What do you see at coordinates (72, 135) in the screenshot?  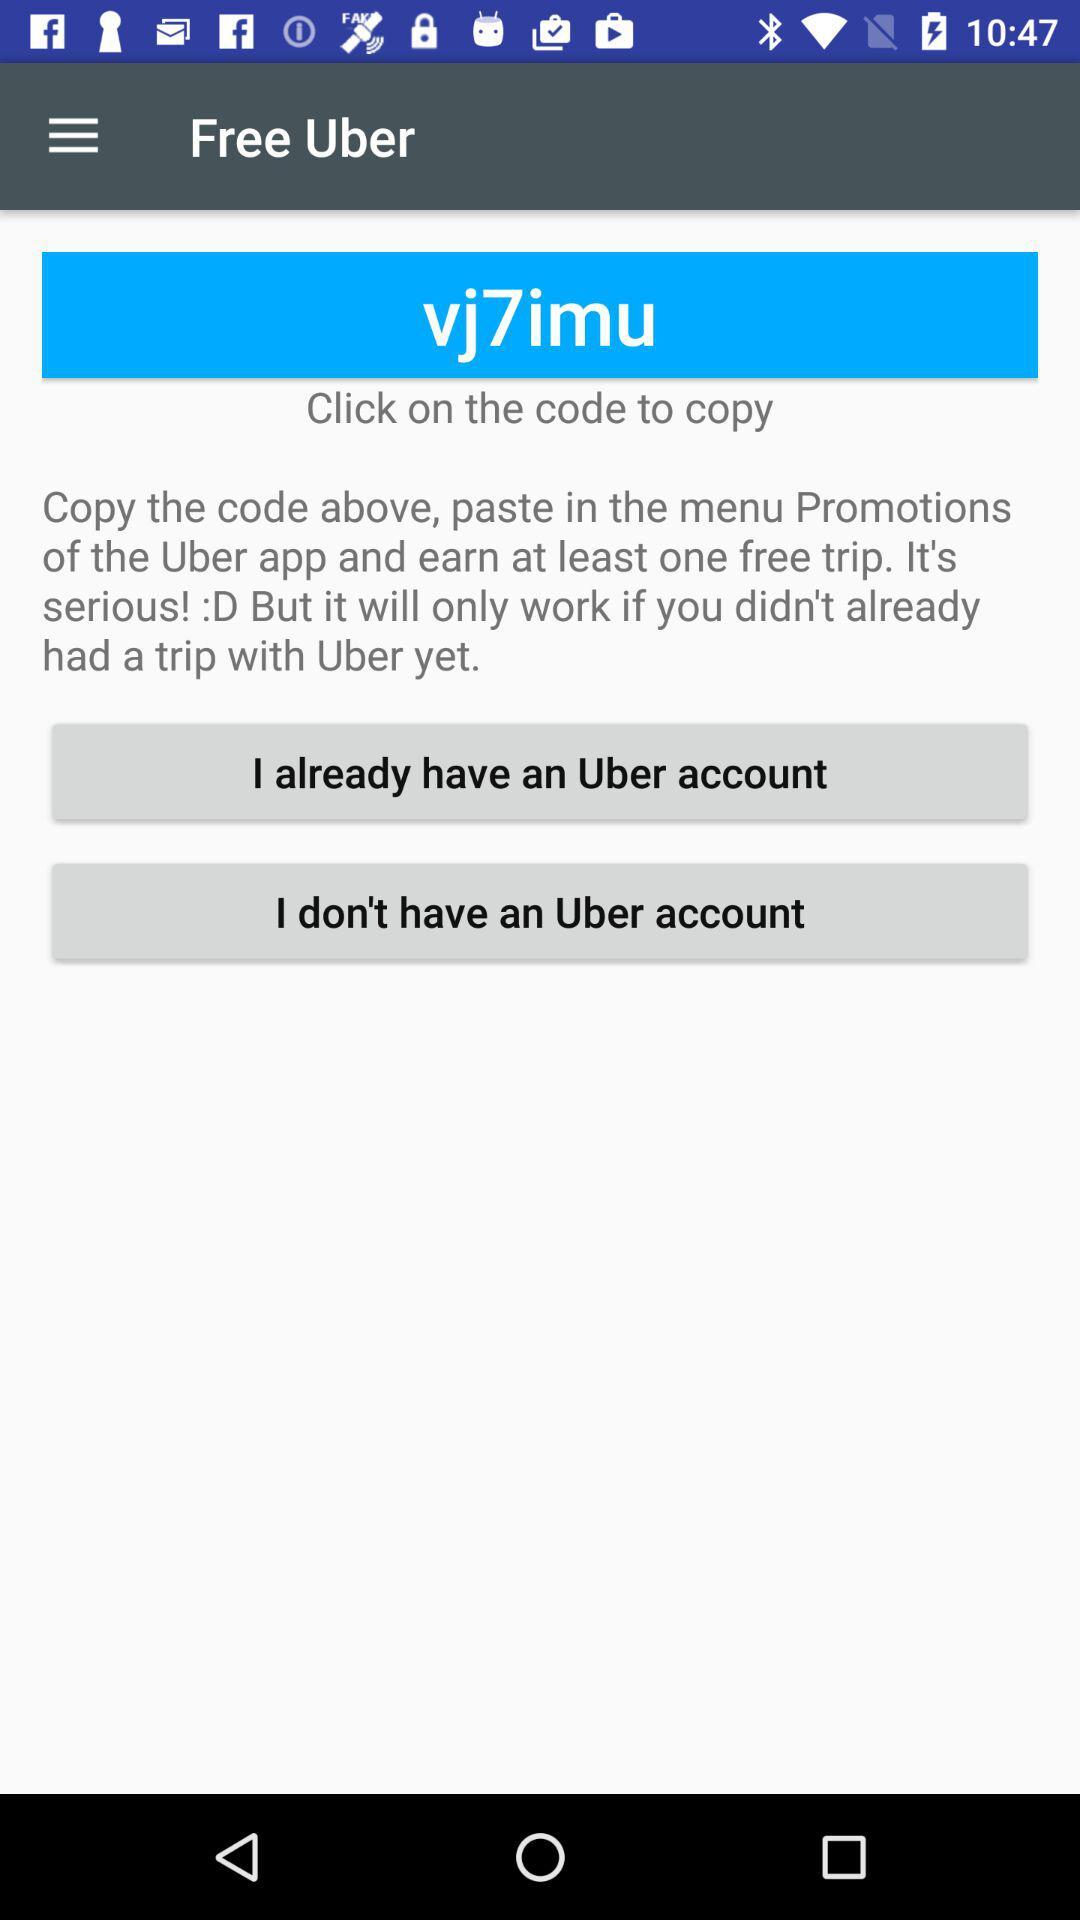 I see `the item next to free uber icon` at bounding box center [72, 135].